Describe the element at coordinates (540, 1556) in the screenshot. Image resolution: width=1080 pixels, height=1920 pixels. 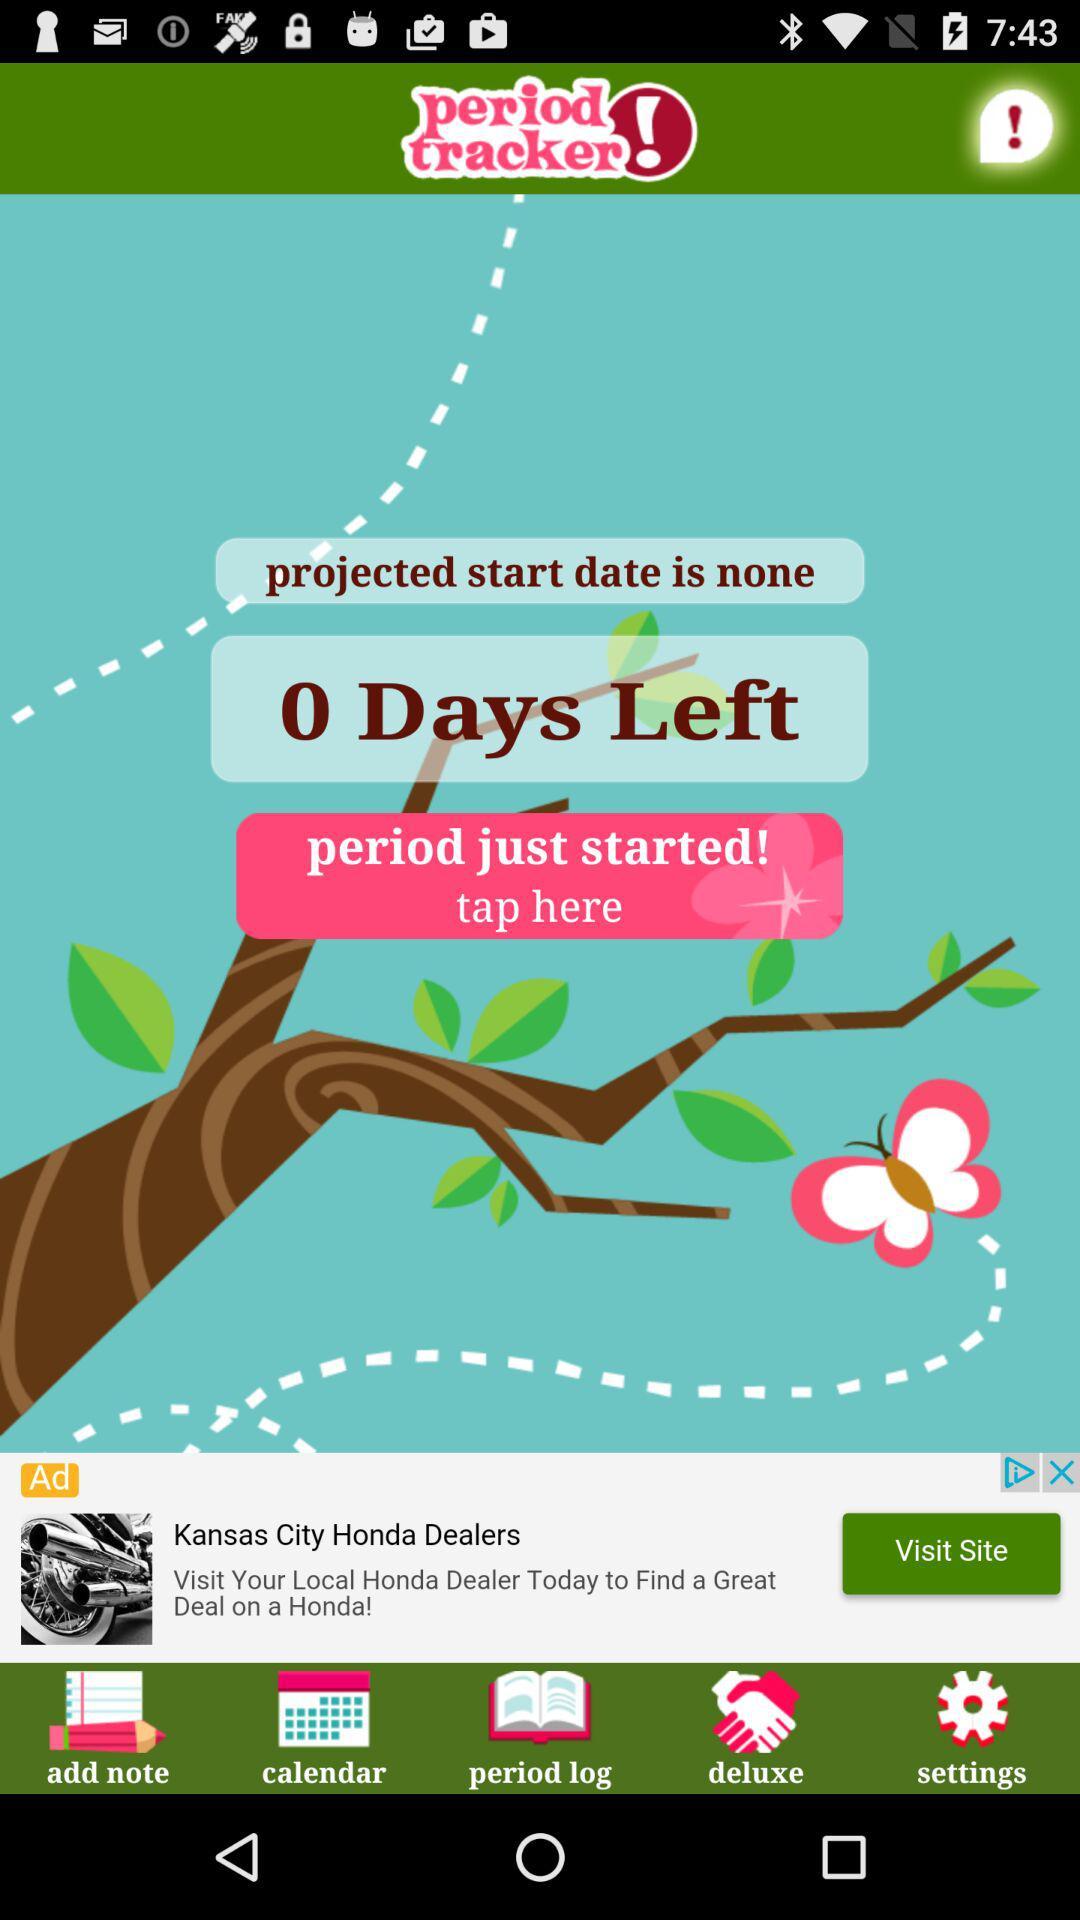
I see `advertisement` at that location.